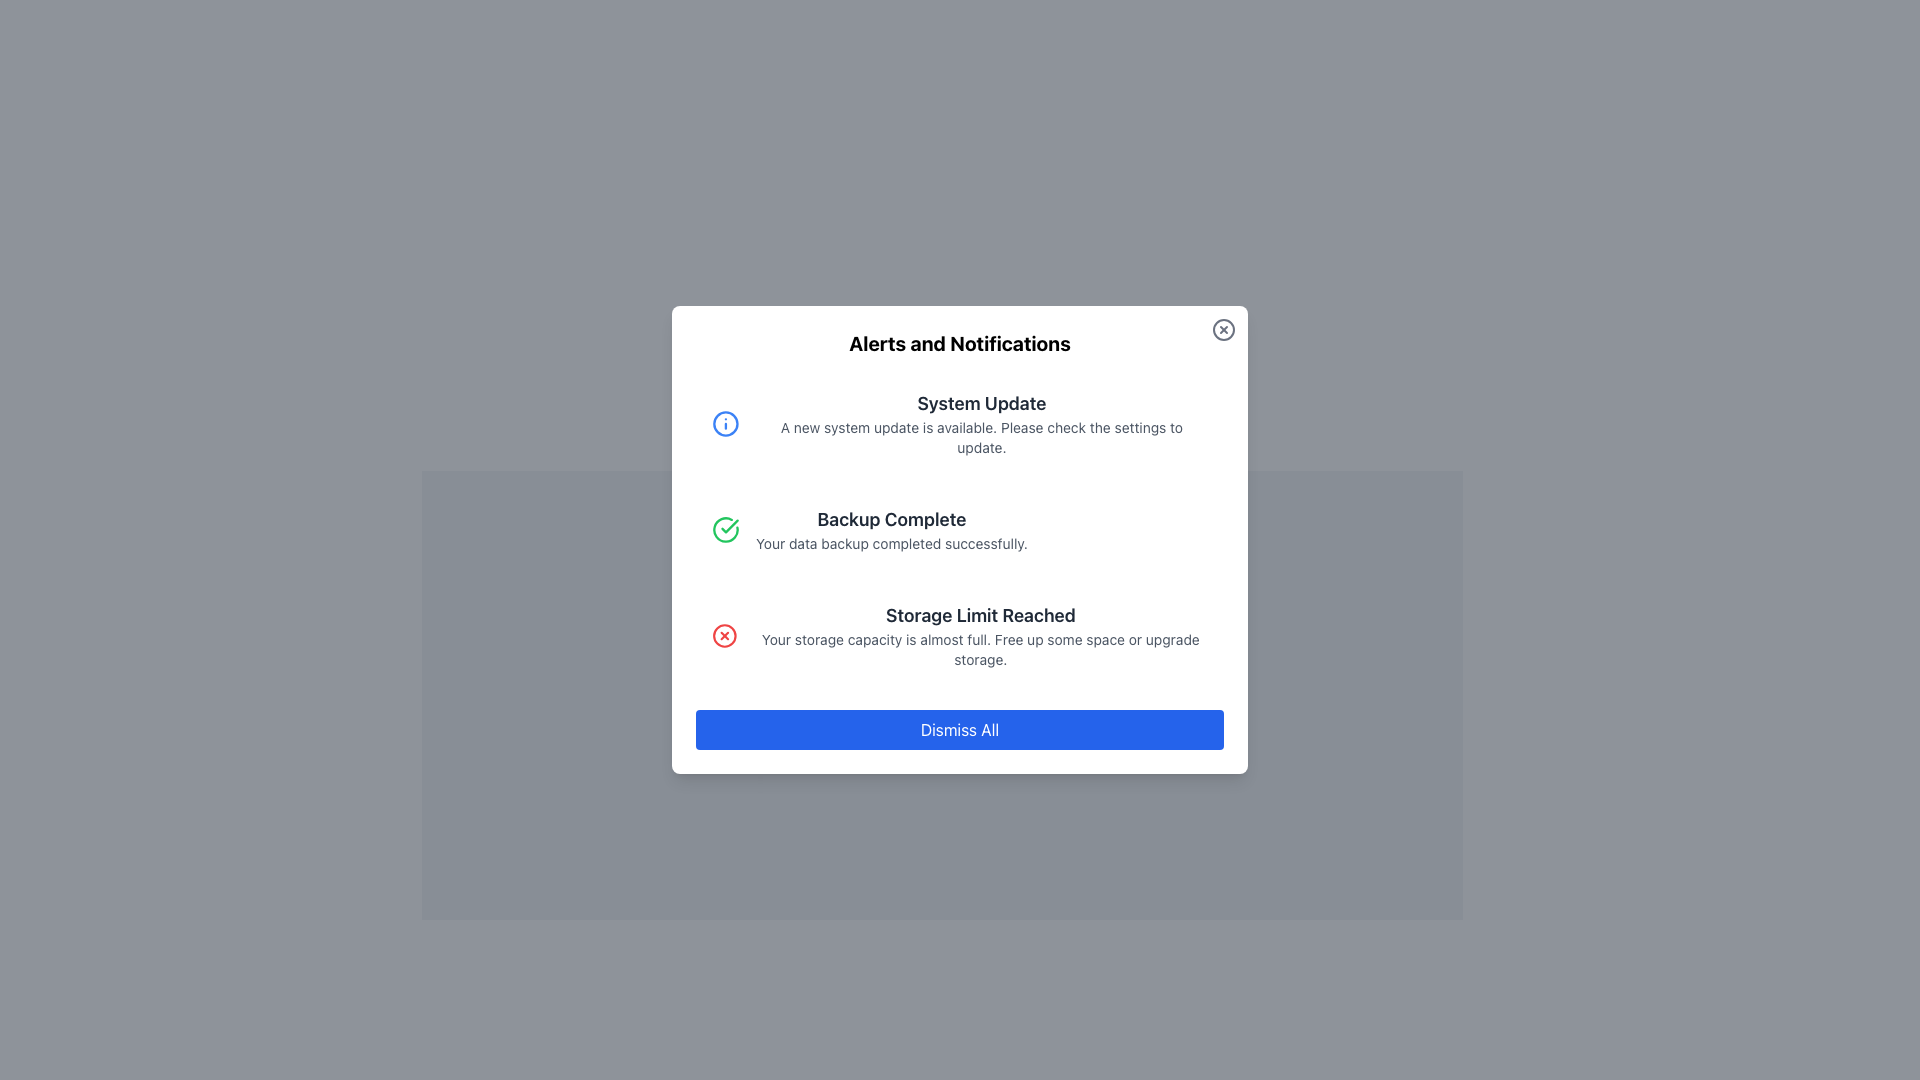 This screenshot has height=1080, width=1920. What do you see at coordinates (890, 528) in the screenshot?
I see `the second notification message indicating that the data backup process has been completed successfully in the 'Alerts and Notifications' modal window` at bounding box center [890, 528].